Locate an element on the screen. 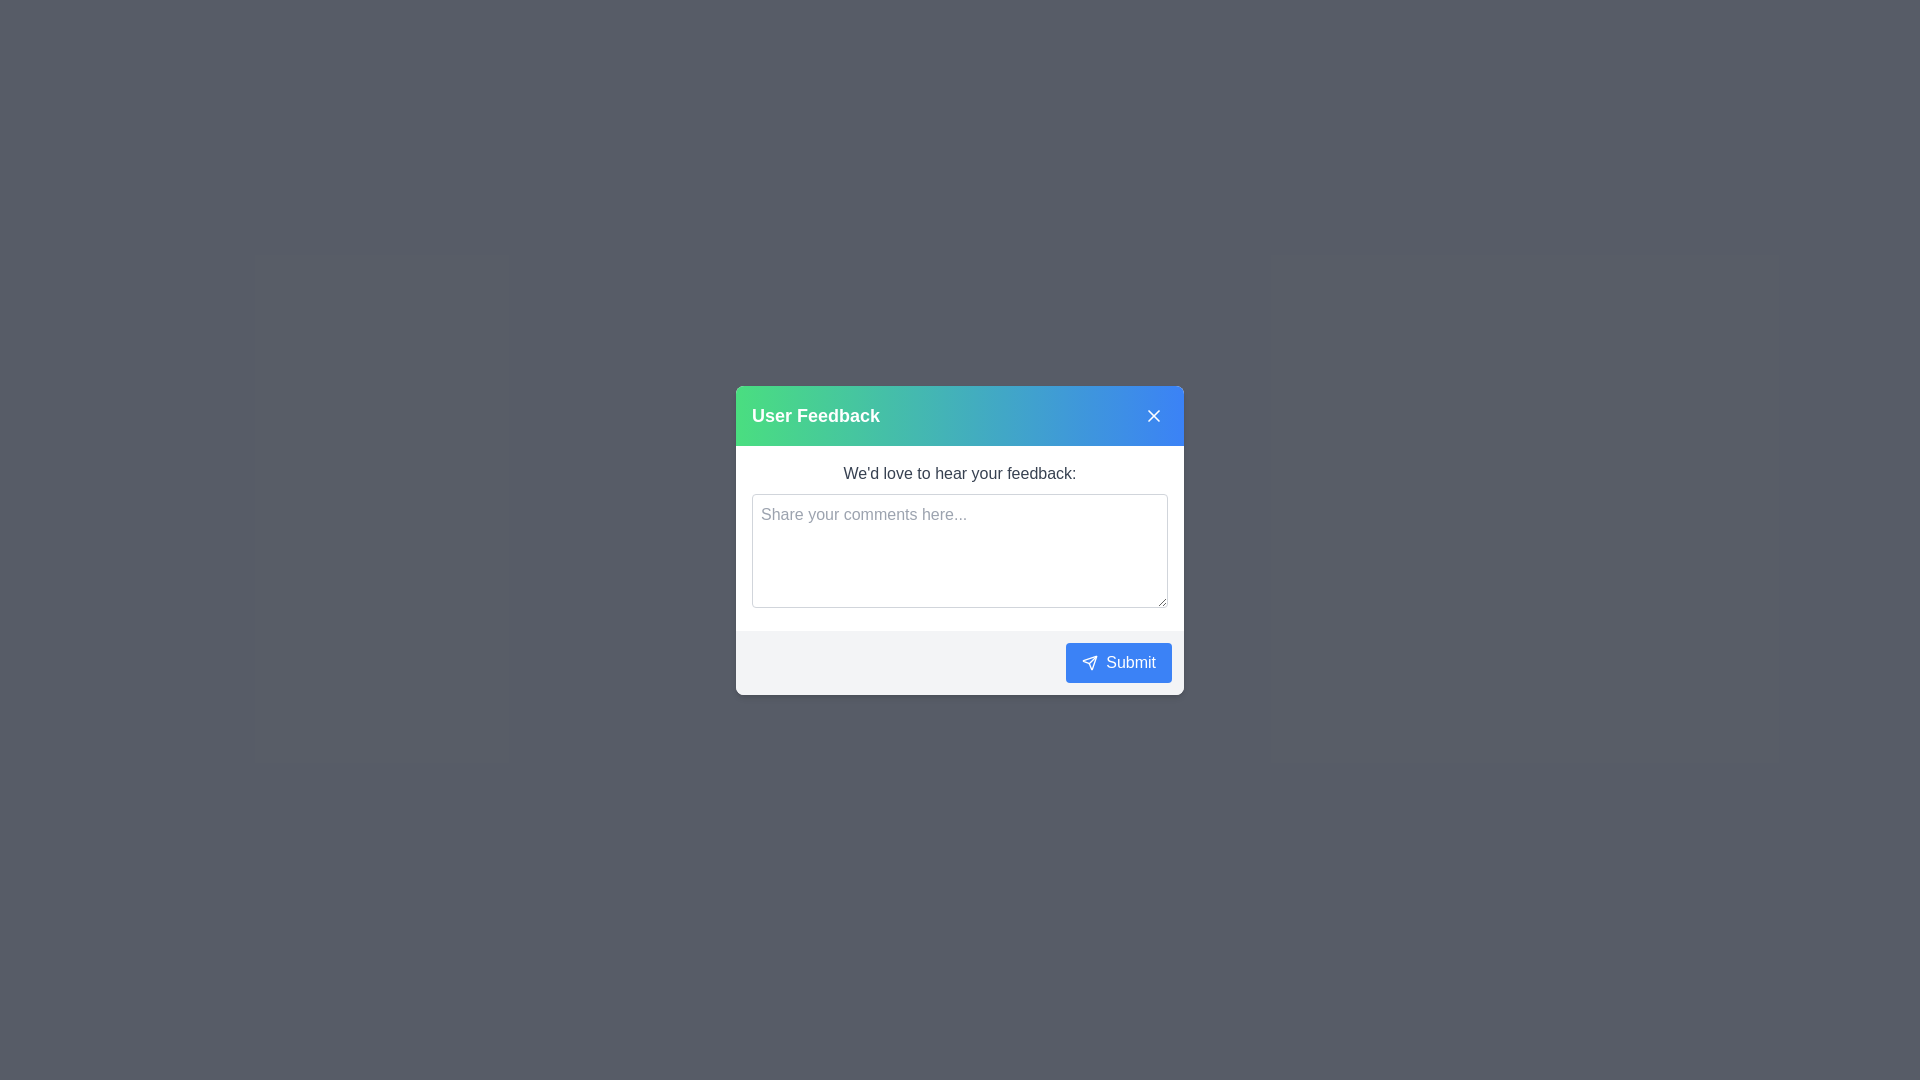 This screenshot has height=1080, width=1920. the paper airplane icon located to the left of the 'Submit' text within the 'Submit' button at the bottom-right corner of the feedback form is located at coordinates (1089, 662).